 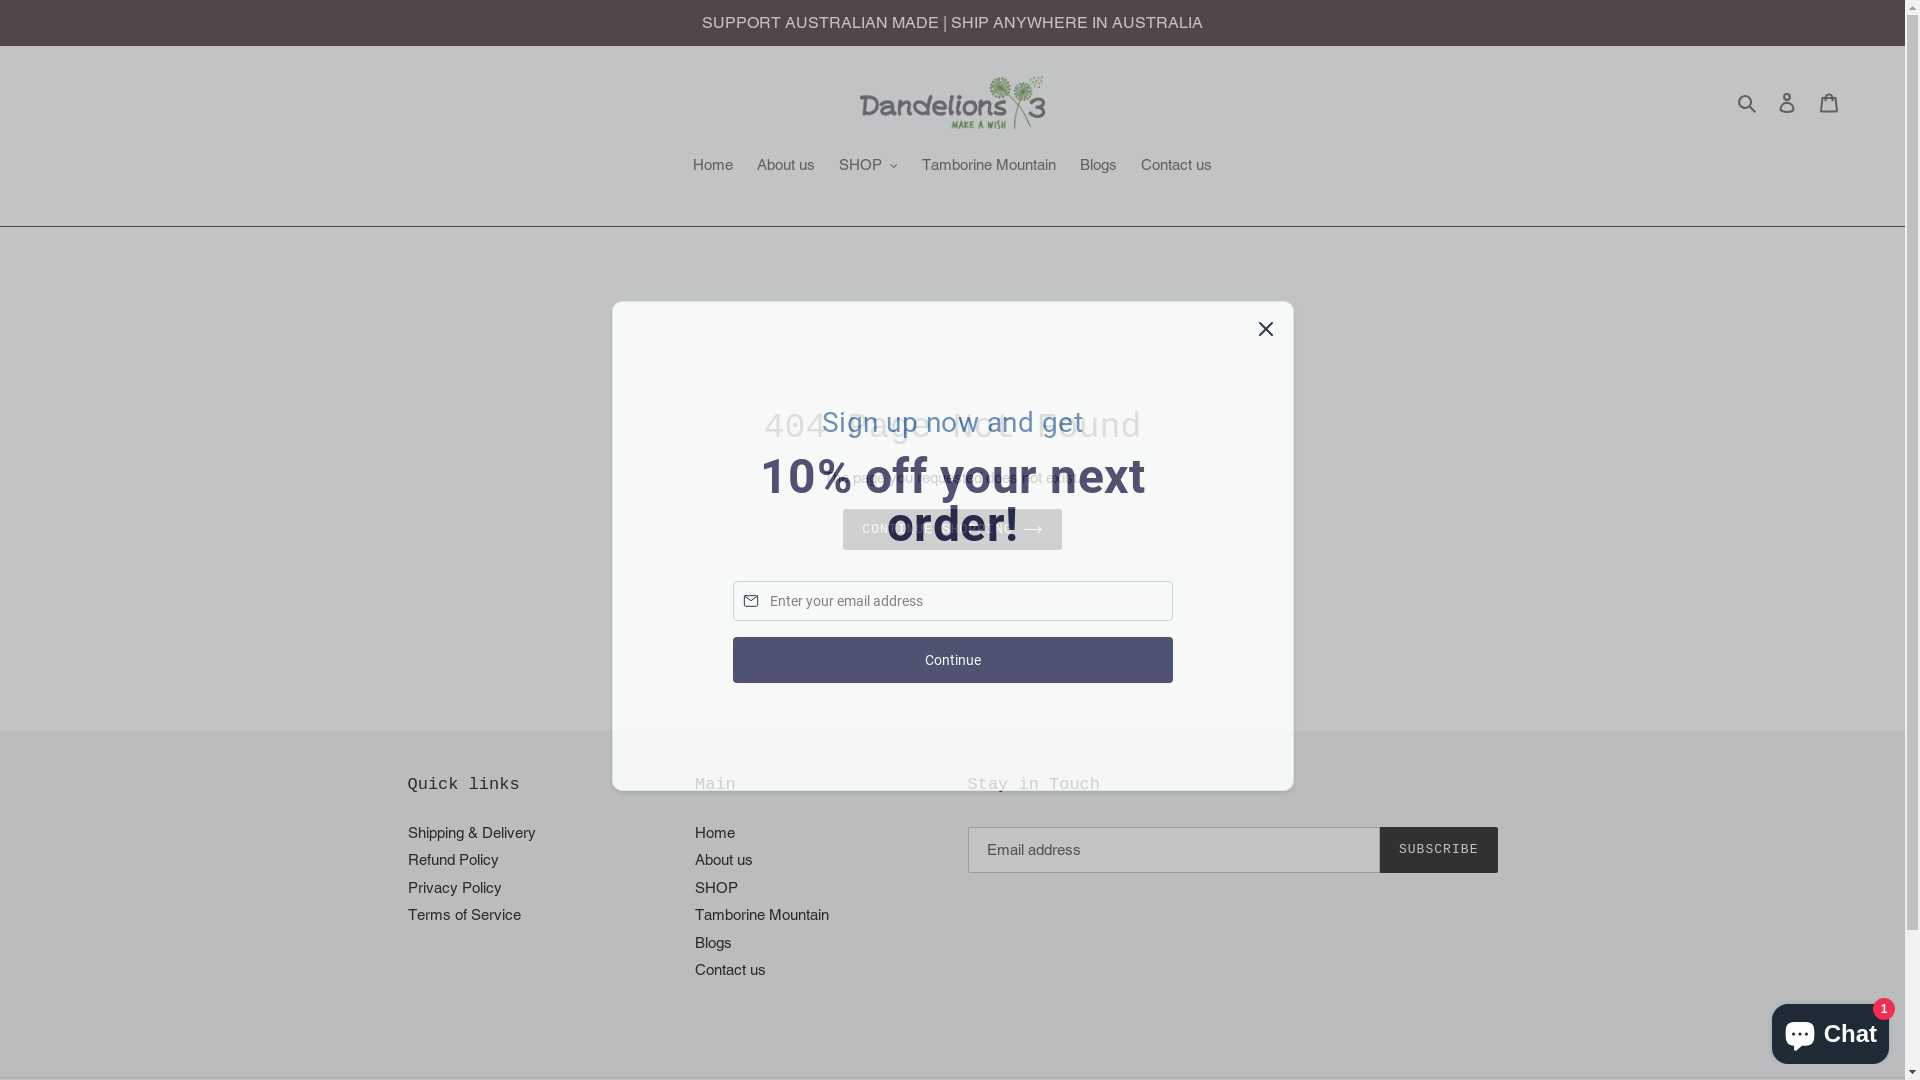 What do you see at coordinates (723, 858) in the screenshot?
I see `'About us'` at bounding box center [723, 858].